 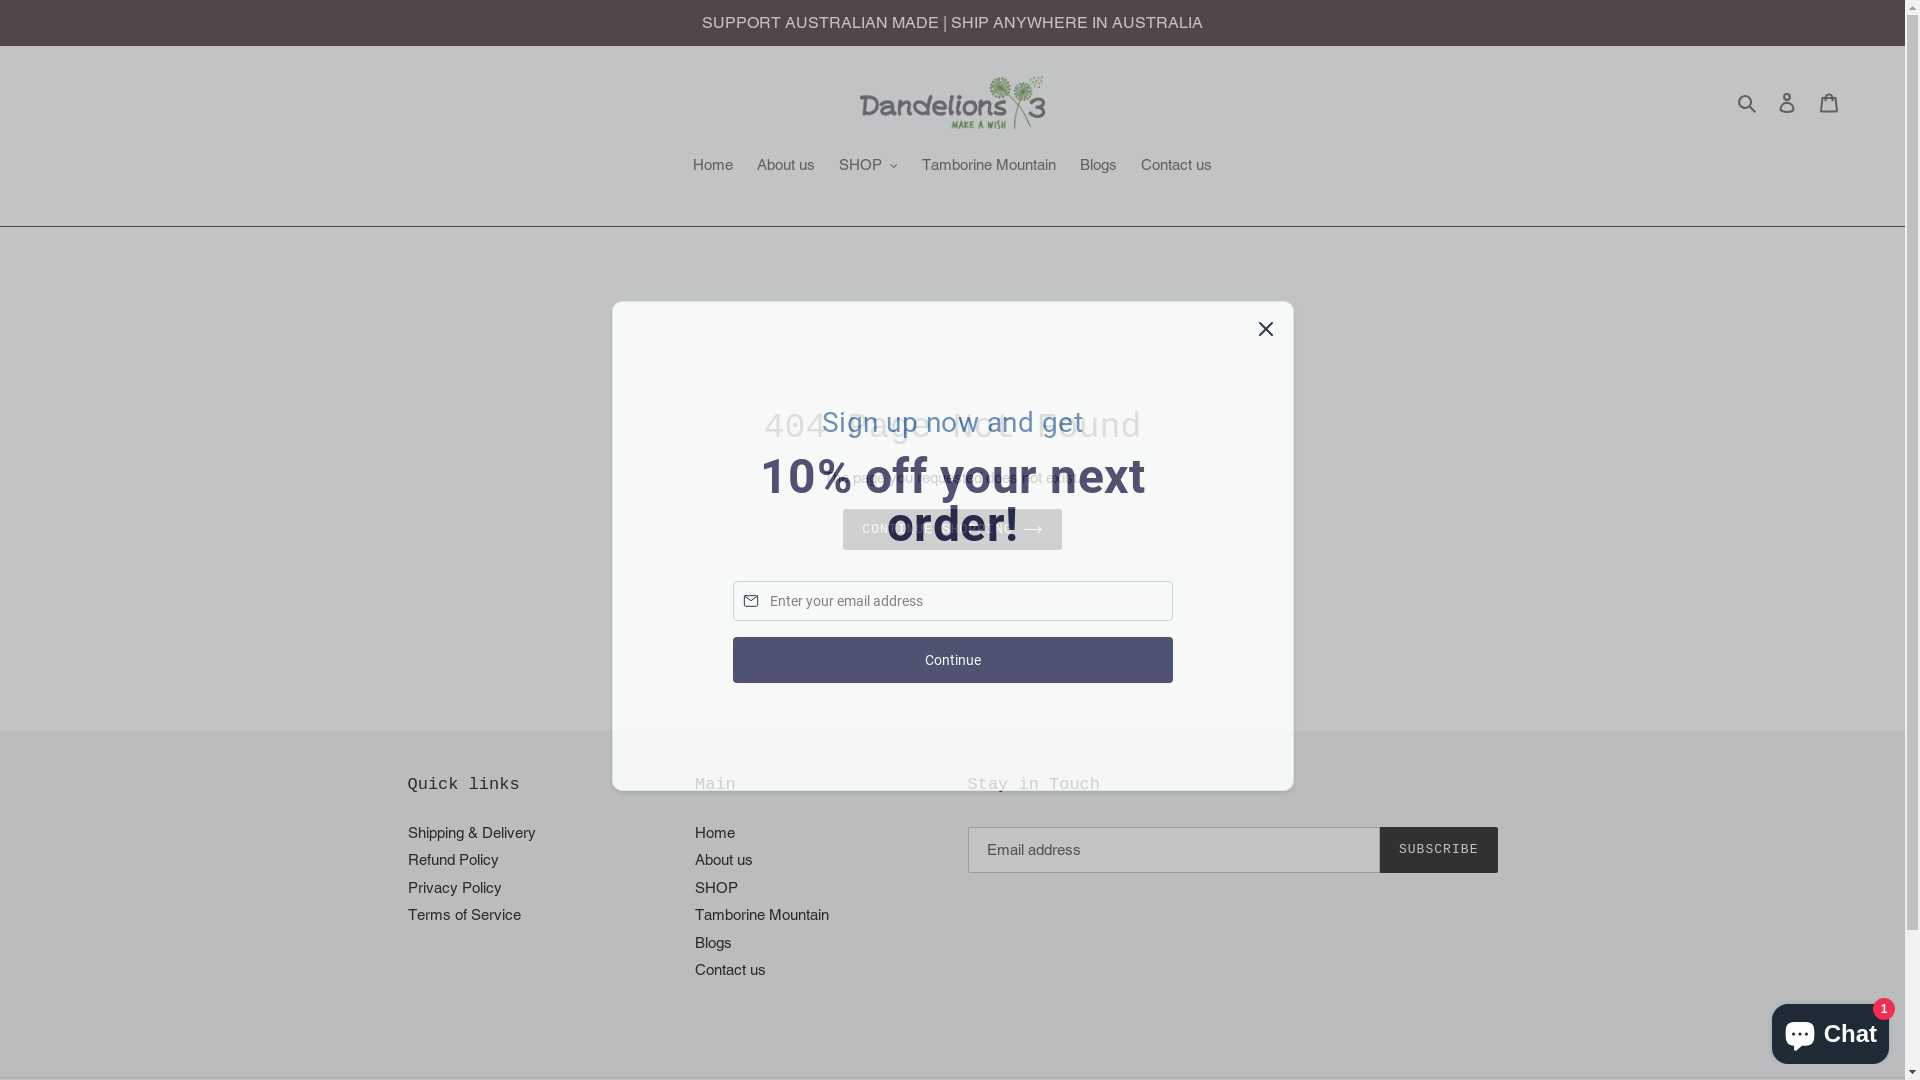 What do you see at coordinates (723, 858) in the screenshot?
I see `'About us'` at bounding box center [723, 858].